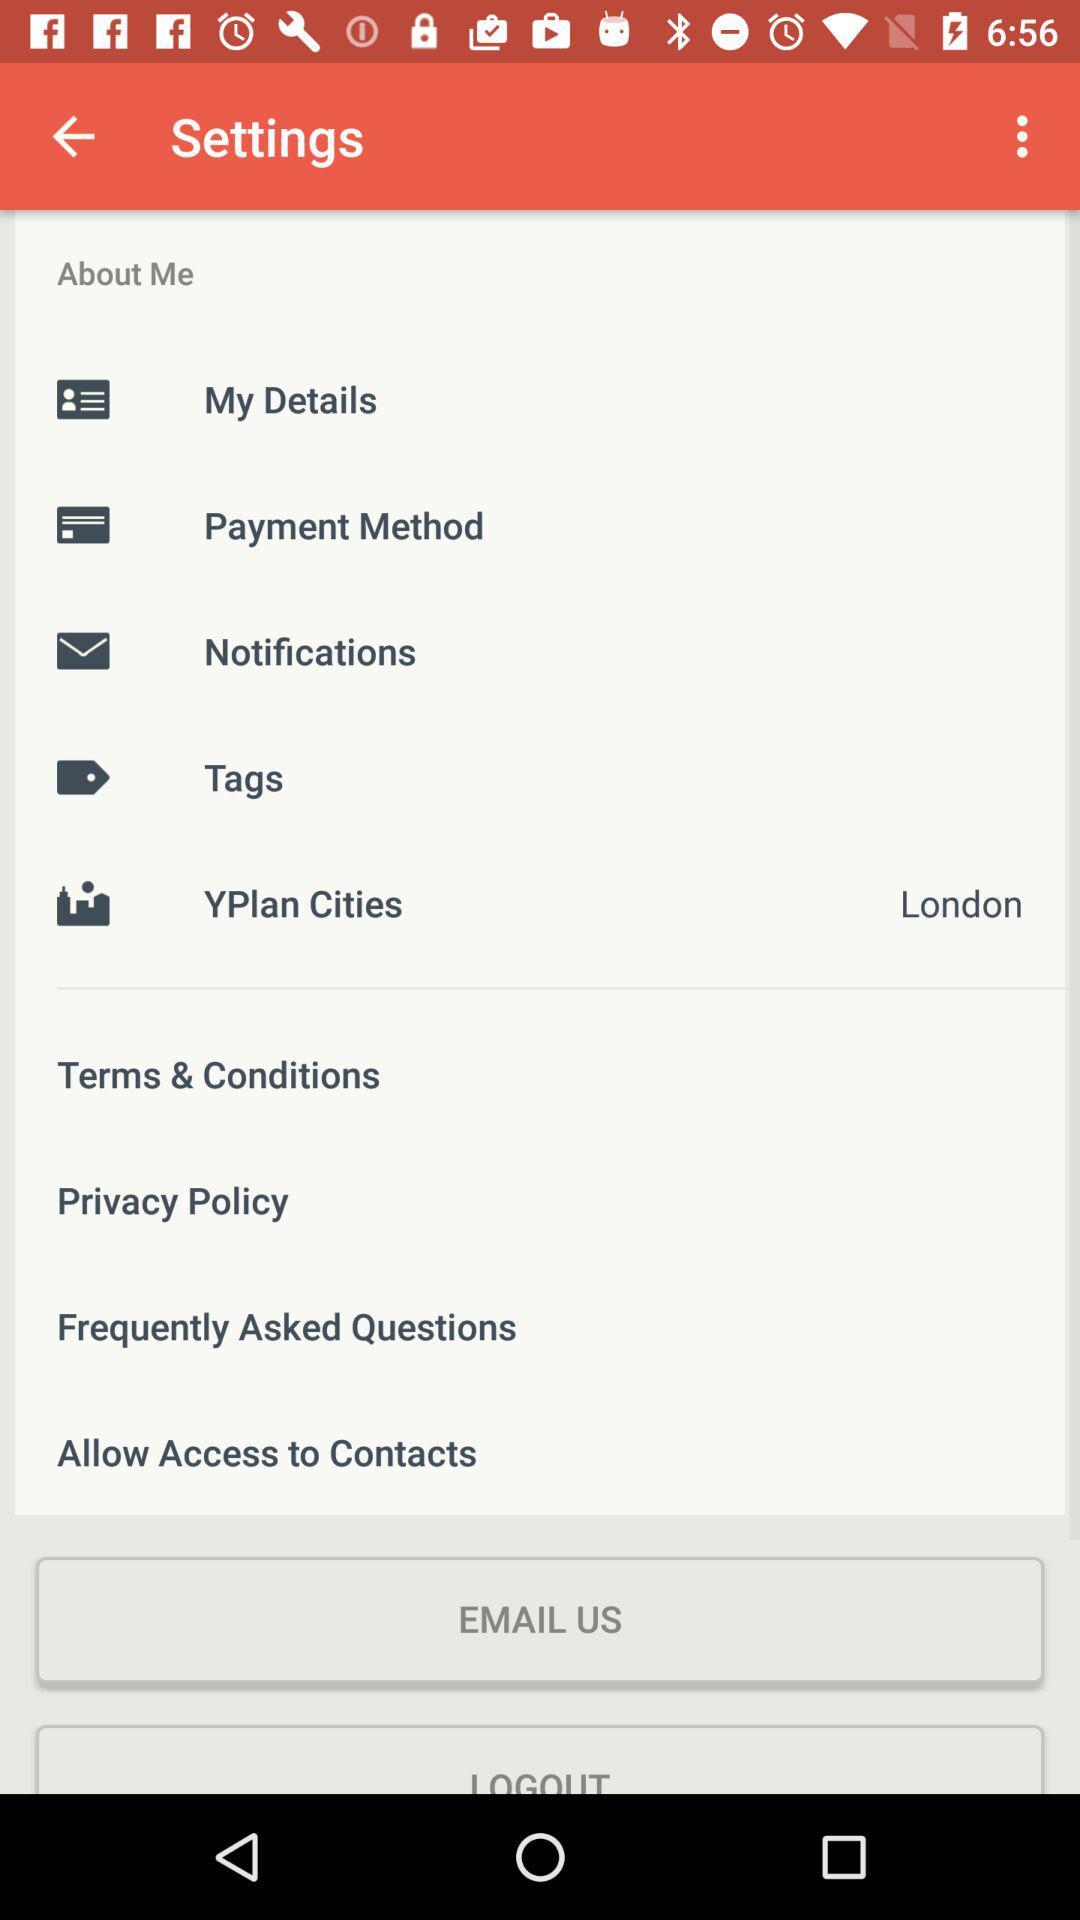 Image resolution: width=1080 pixels, height=1920 pixels. I want to click on item next to the  settings app, so click(1027, 135).